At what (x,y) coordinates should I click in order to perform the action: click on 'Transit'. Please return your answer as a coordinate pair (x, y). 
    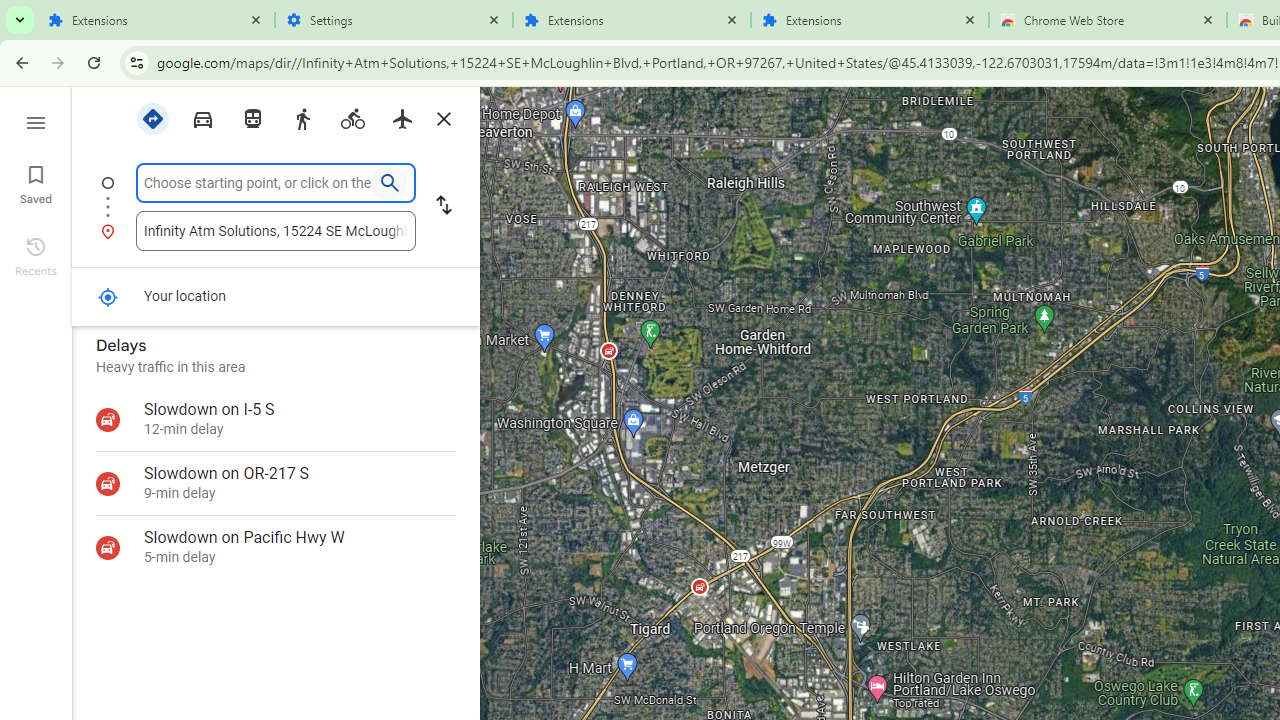
    Looking at the image, I should click on (251, 117).